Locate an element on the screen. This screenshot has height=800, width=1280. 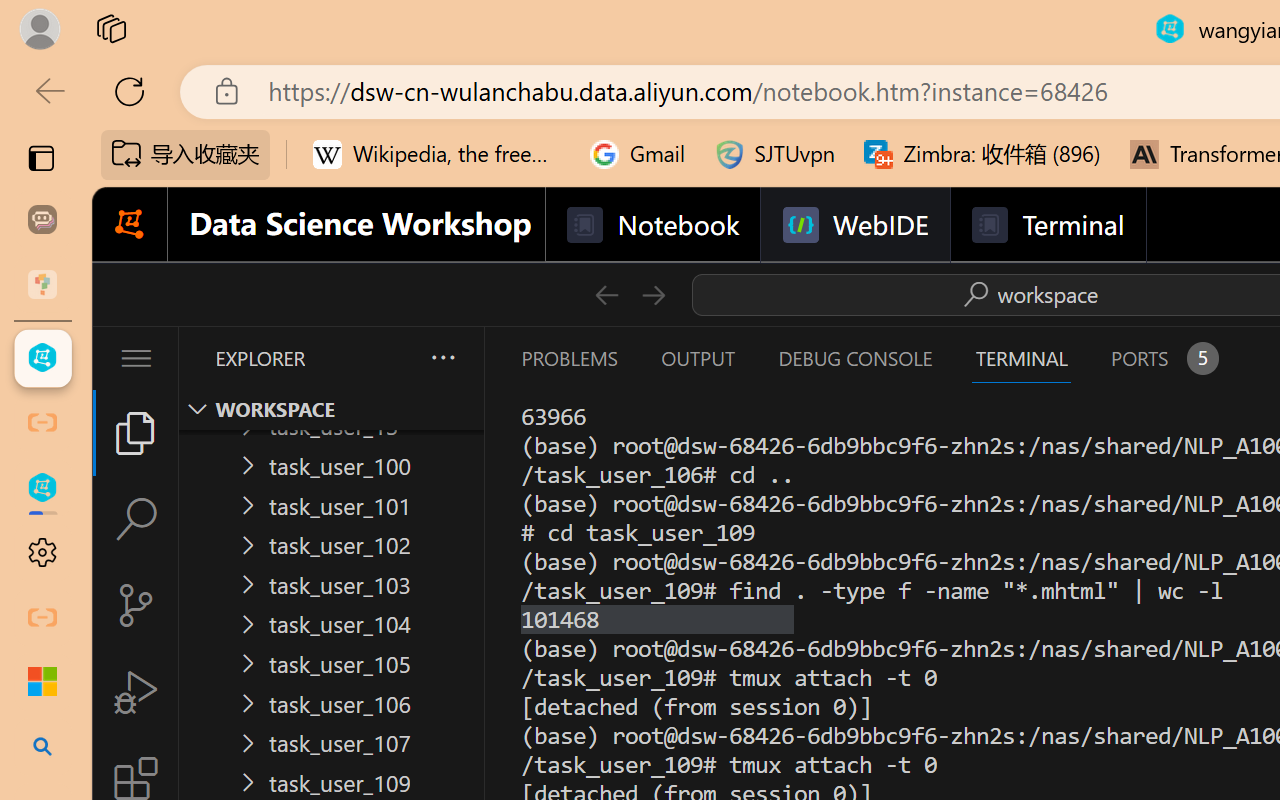
'Problems (Ctrl+Shift+M)' is located at coordinates (567, 358).